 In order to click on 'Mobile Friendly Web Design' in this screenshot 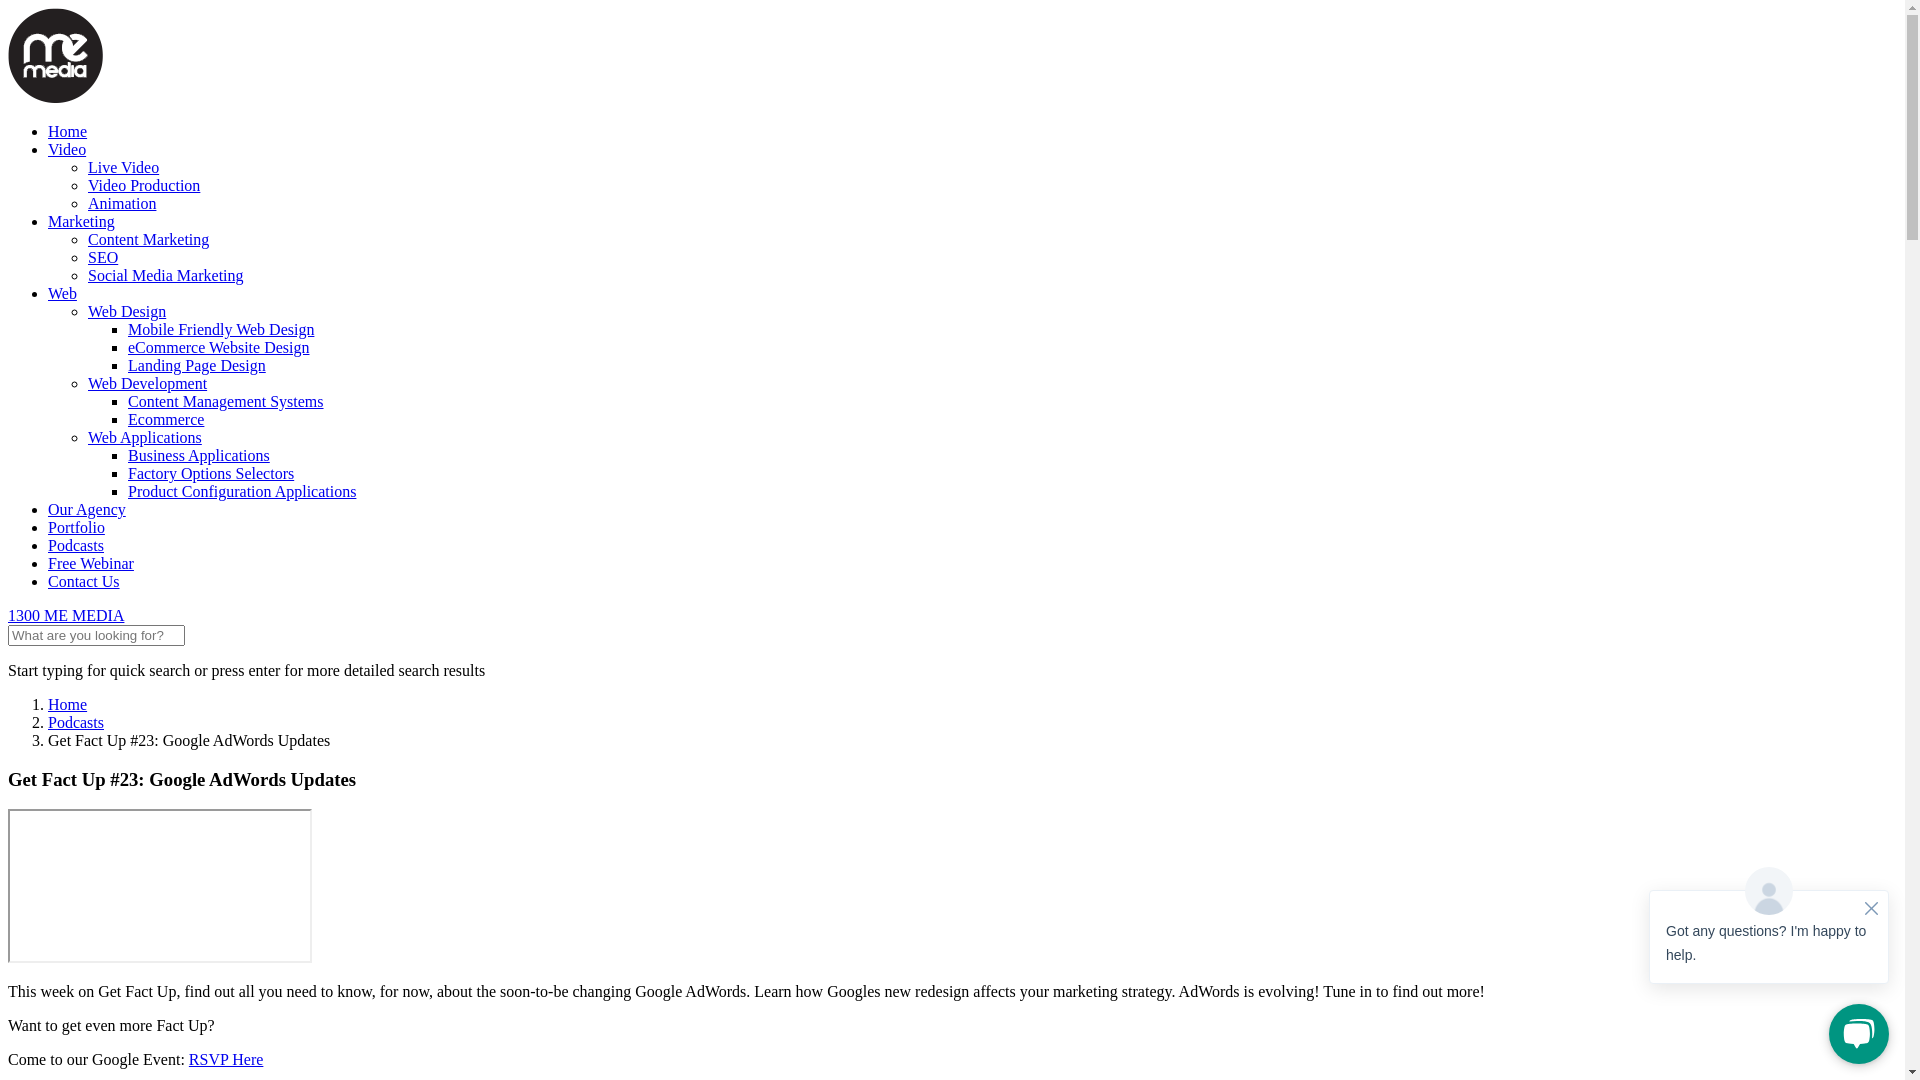, I will do `click(127, 328)`.